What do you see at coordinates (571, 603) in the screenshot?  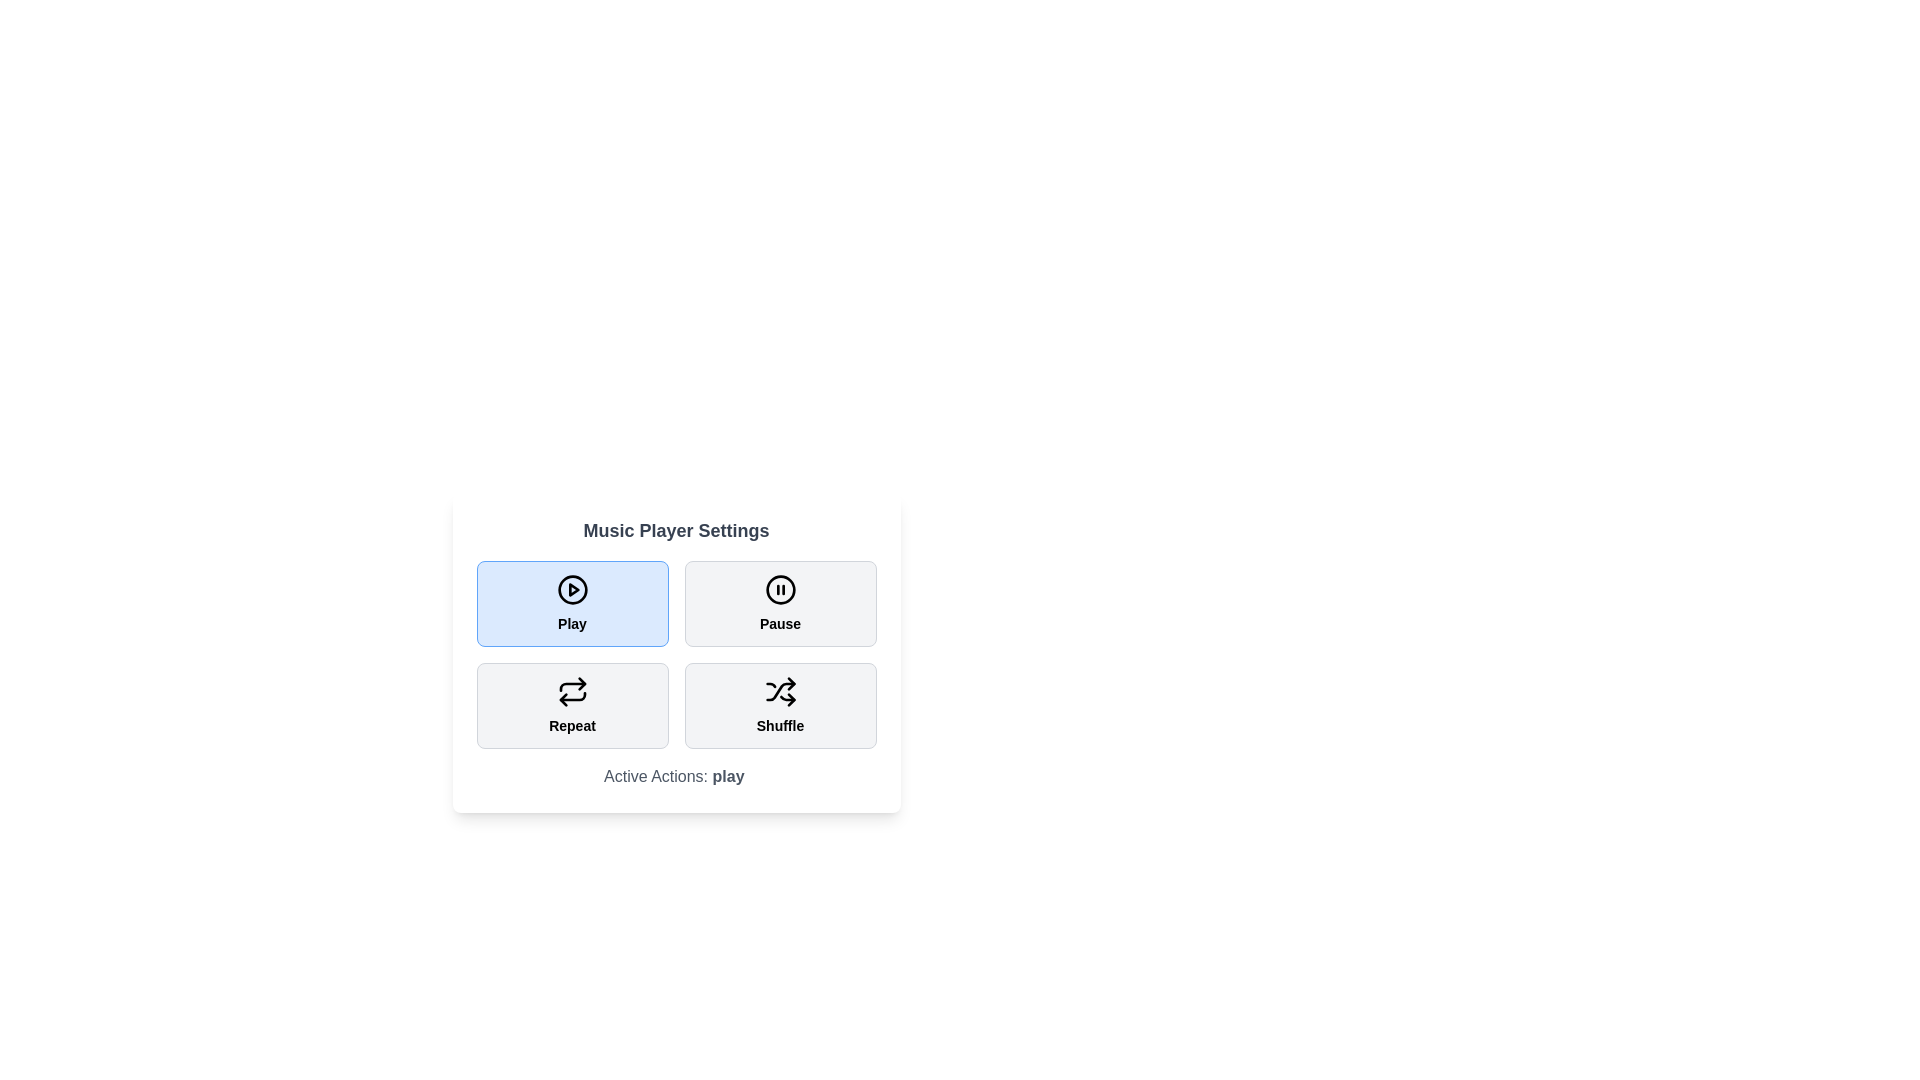 I see `the 'Play' button to toggle its state` at bounding box center [571, 603].